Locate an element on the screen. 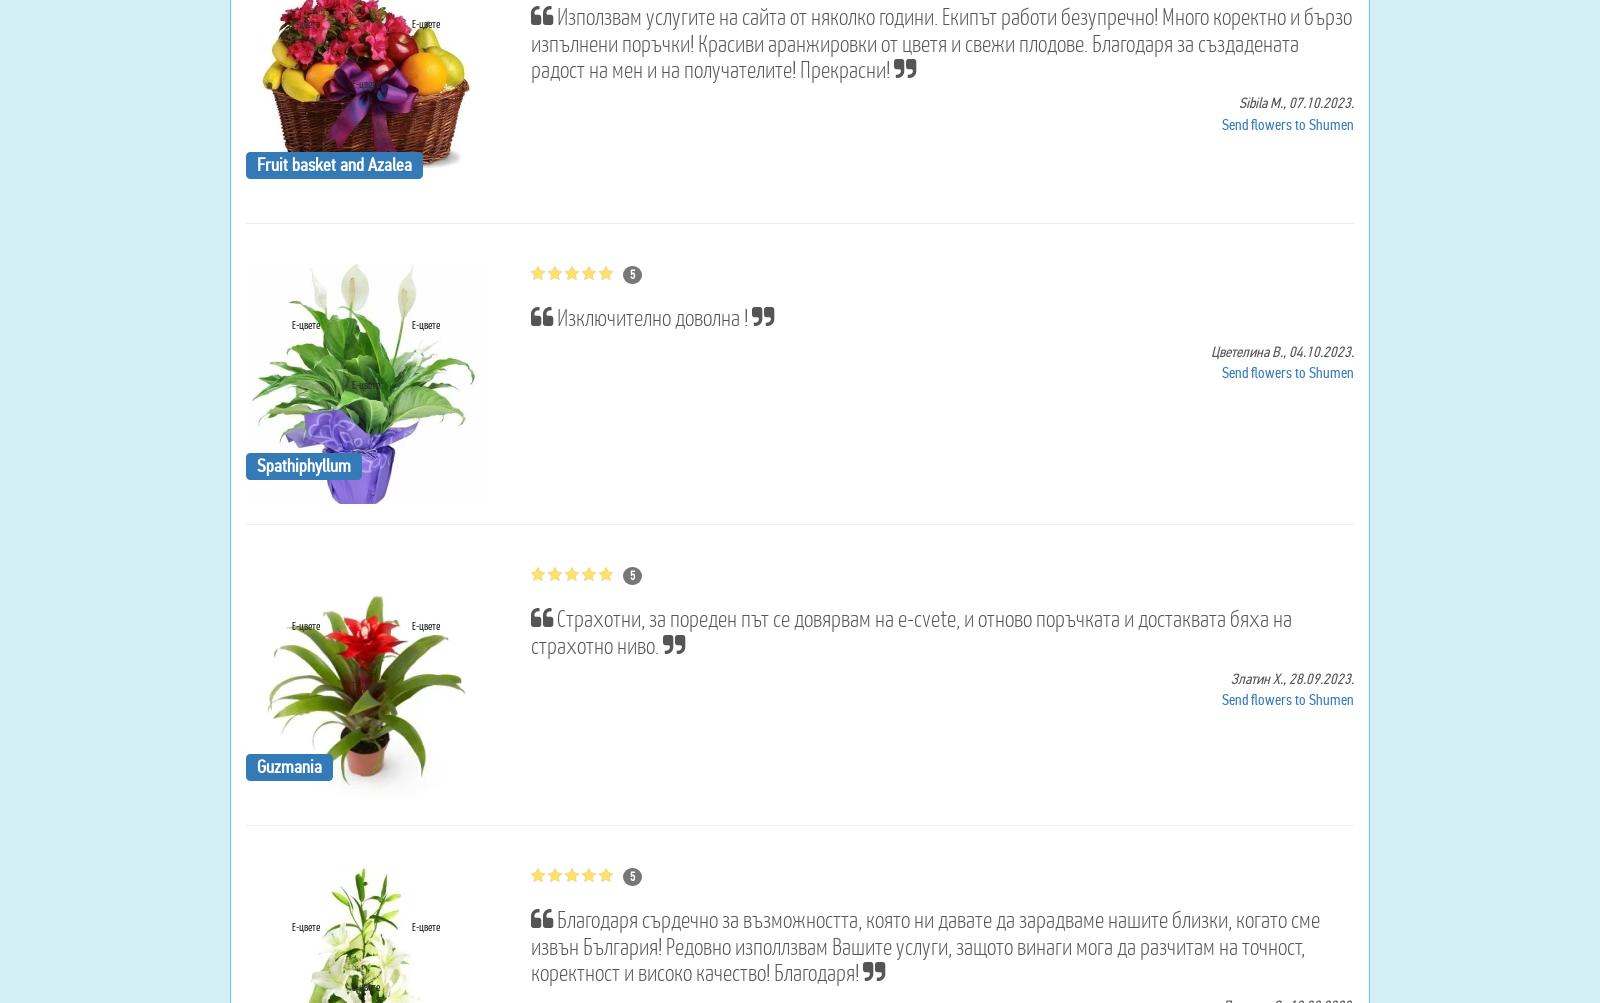 This screenshot has height=1003, width=1600. 'Sibila M.' is located at coordinates (1259, 102).